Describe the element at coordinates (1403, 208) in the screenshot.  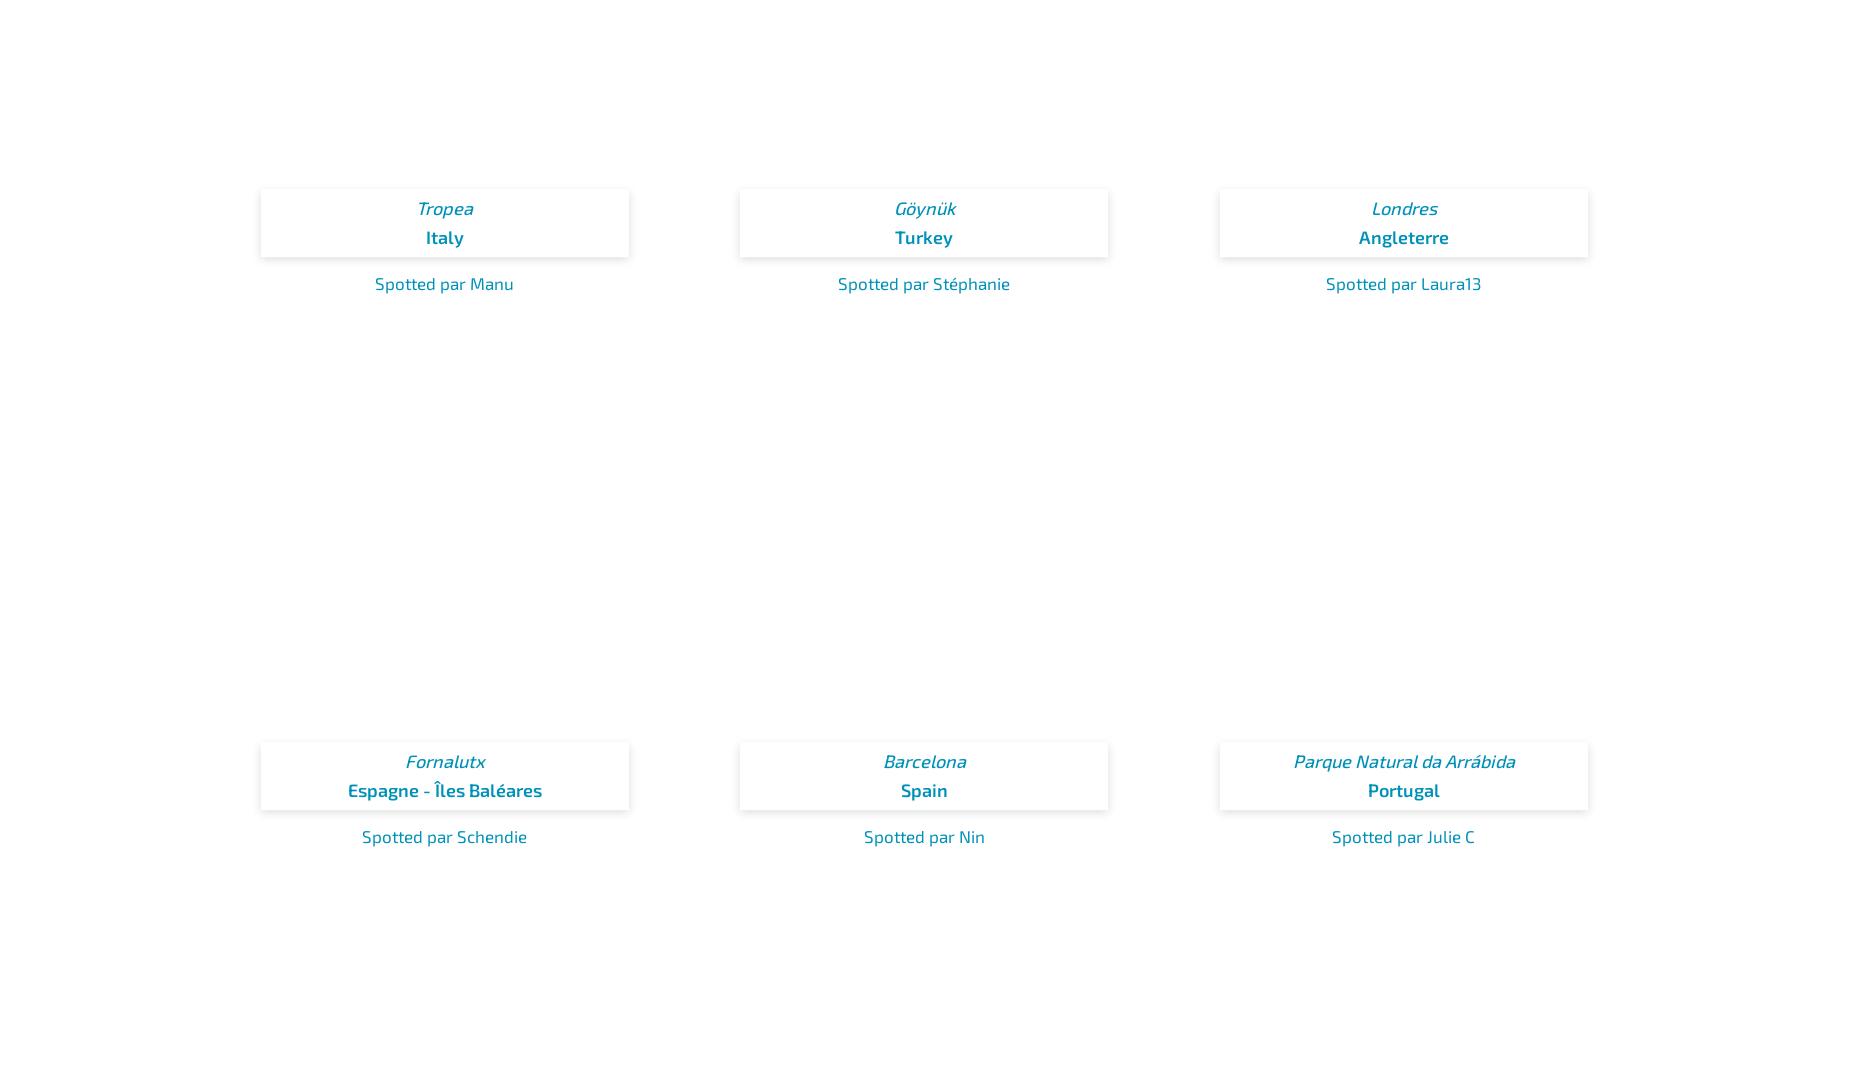
I see `'Londres'` at that location.